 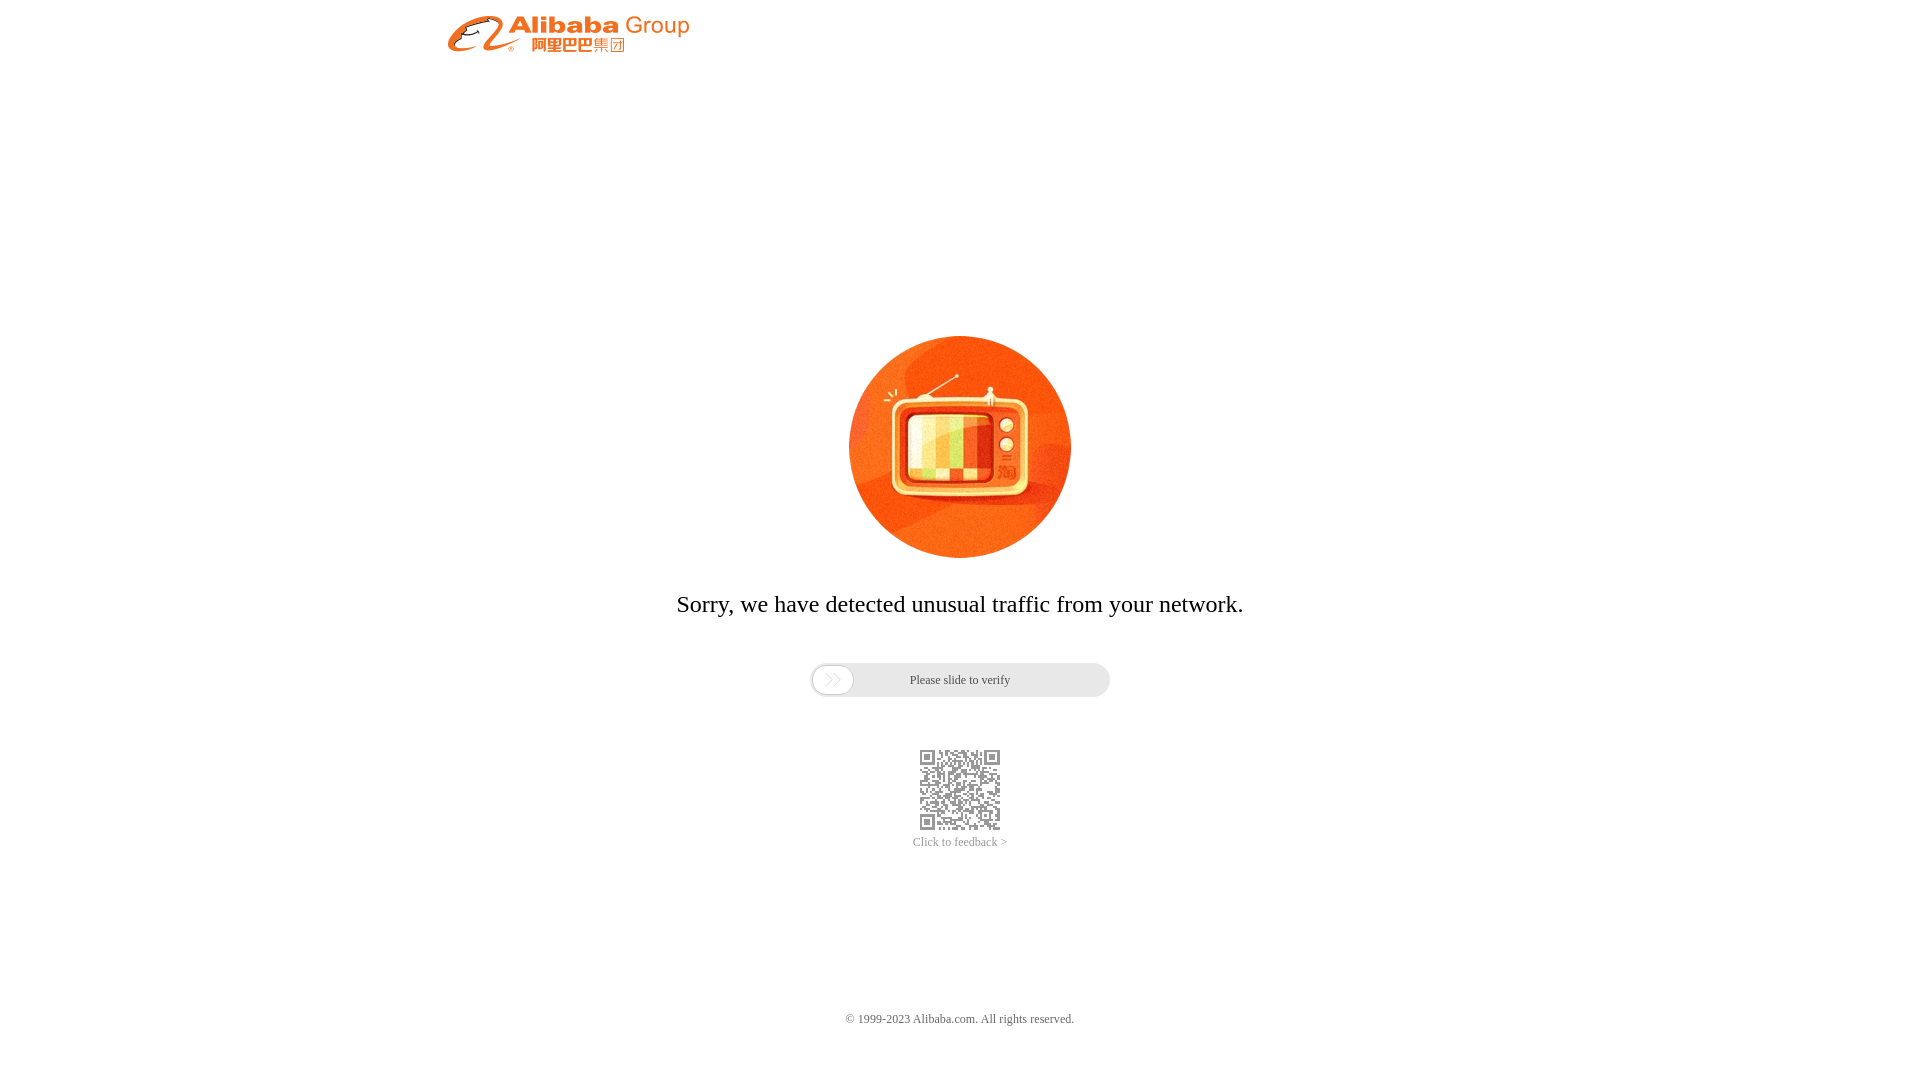 I want to click on 'Click to feedback >', so click(x=960, y=842).